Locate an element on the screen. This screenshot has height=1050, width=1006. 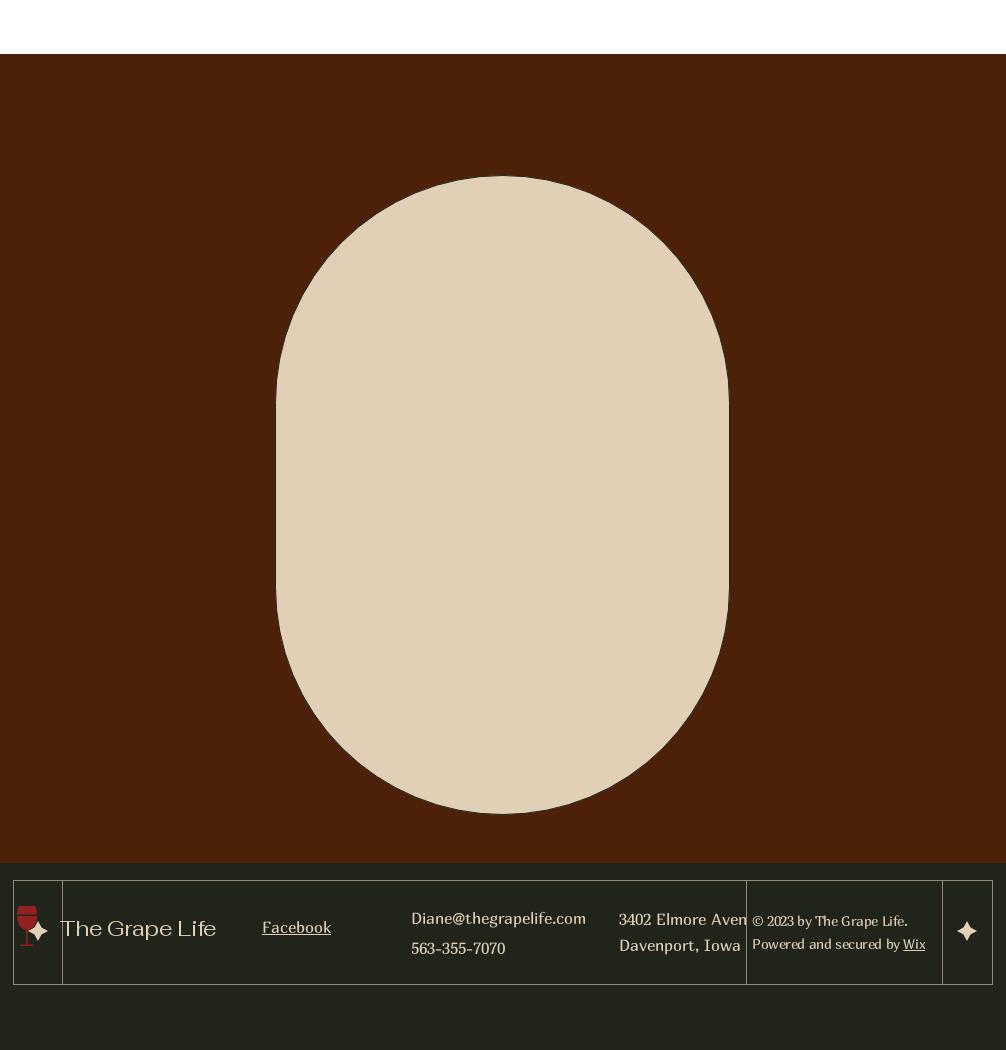
'CLOSED SUNDAY & MONDAY' is located at coordinates (505, 683).